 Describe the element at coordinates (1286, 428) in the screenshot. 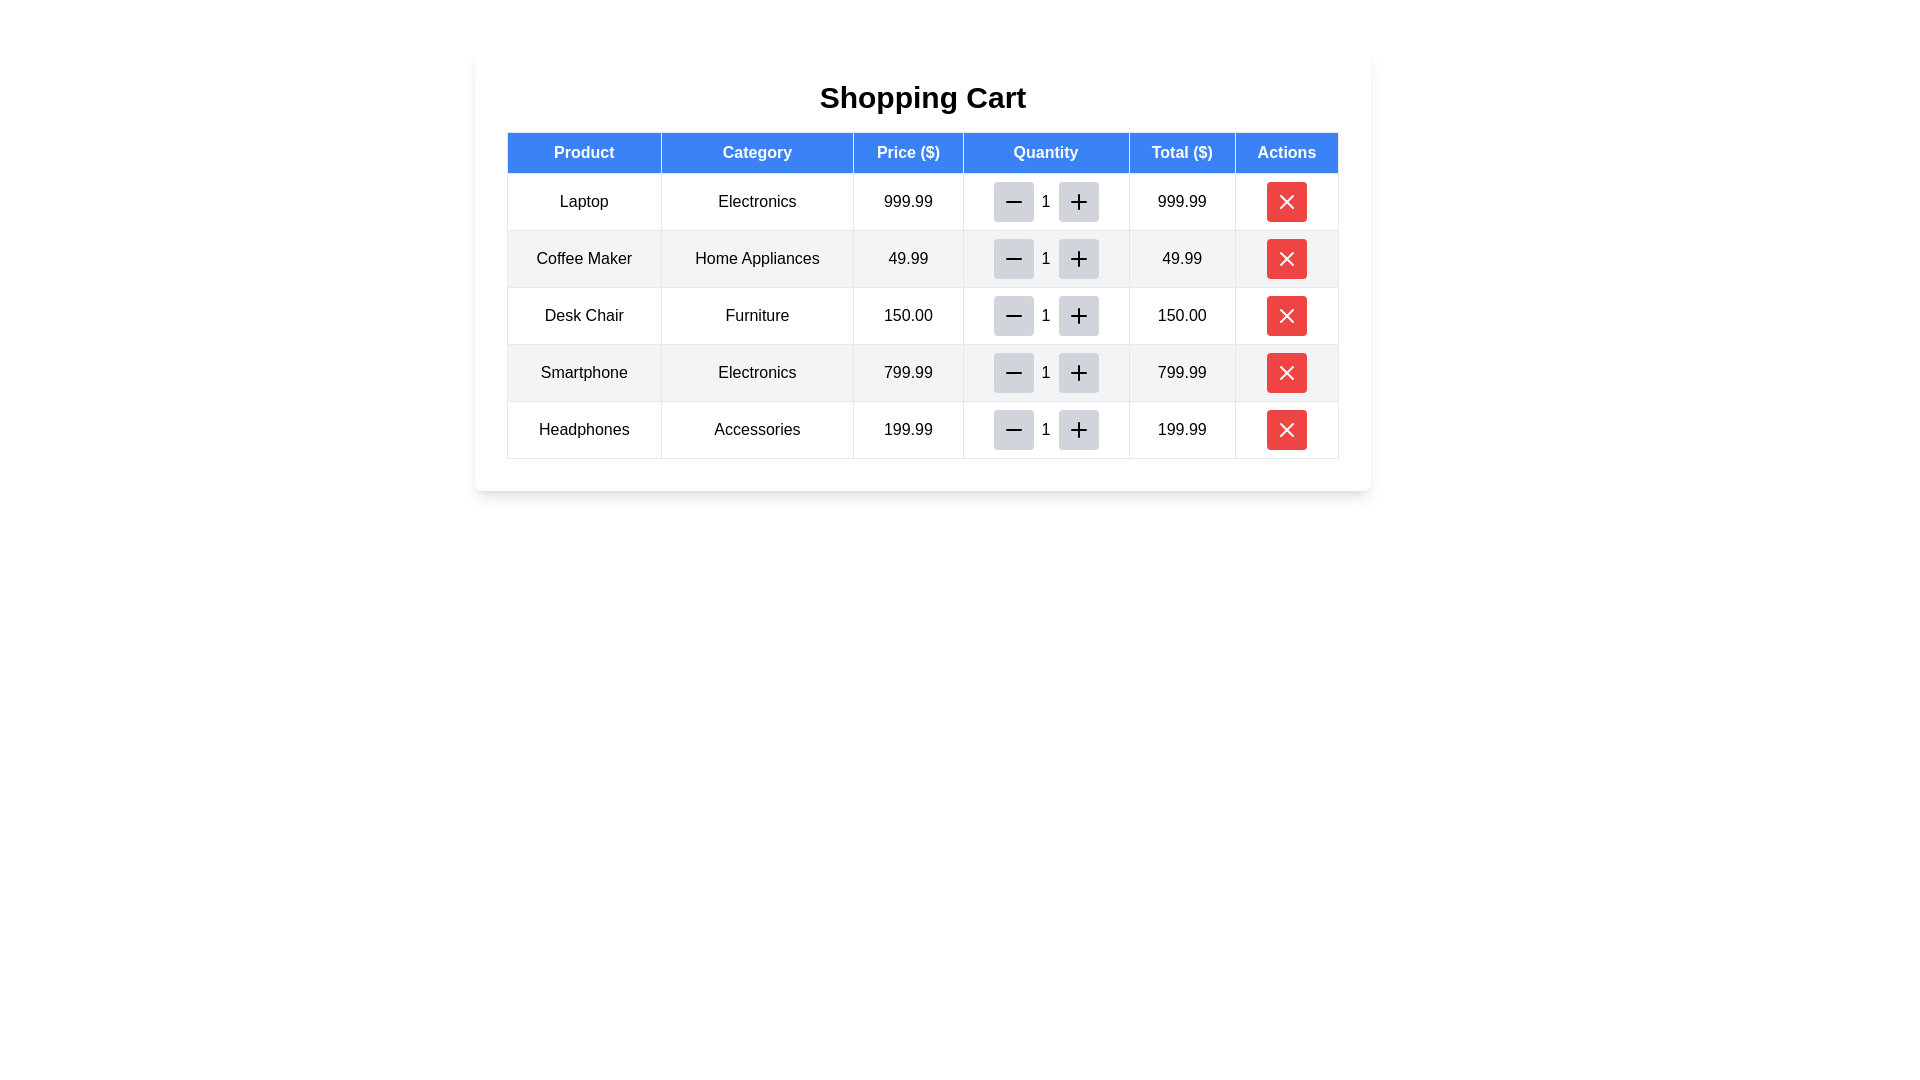

I see `the button used to remove the 'Headphones' item from the shopping cart` at that location.